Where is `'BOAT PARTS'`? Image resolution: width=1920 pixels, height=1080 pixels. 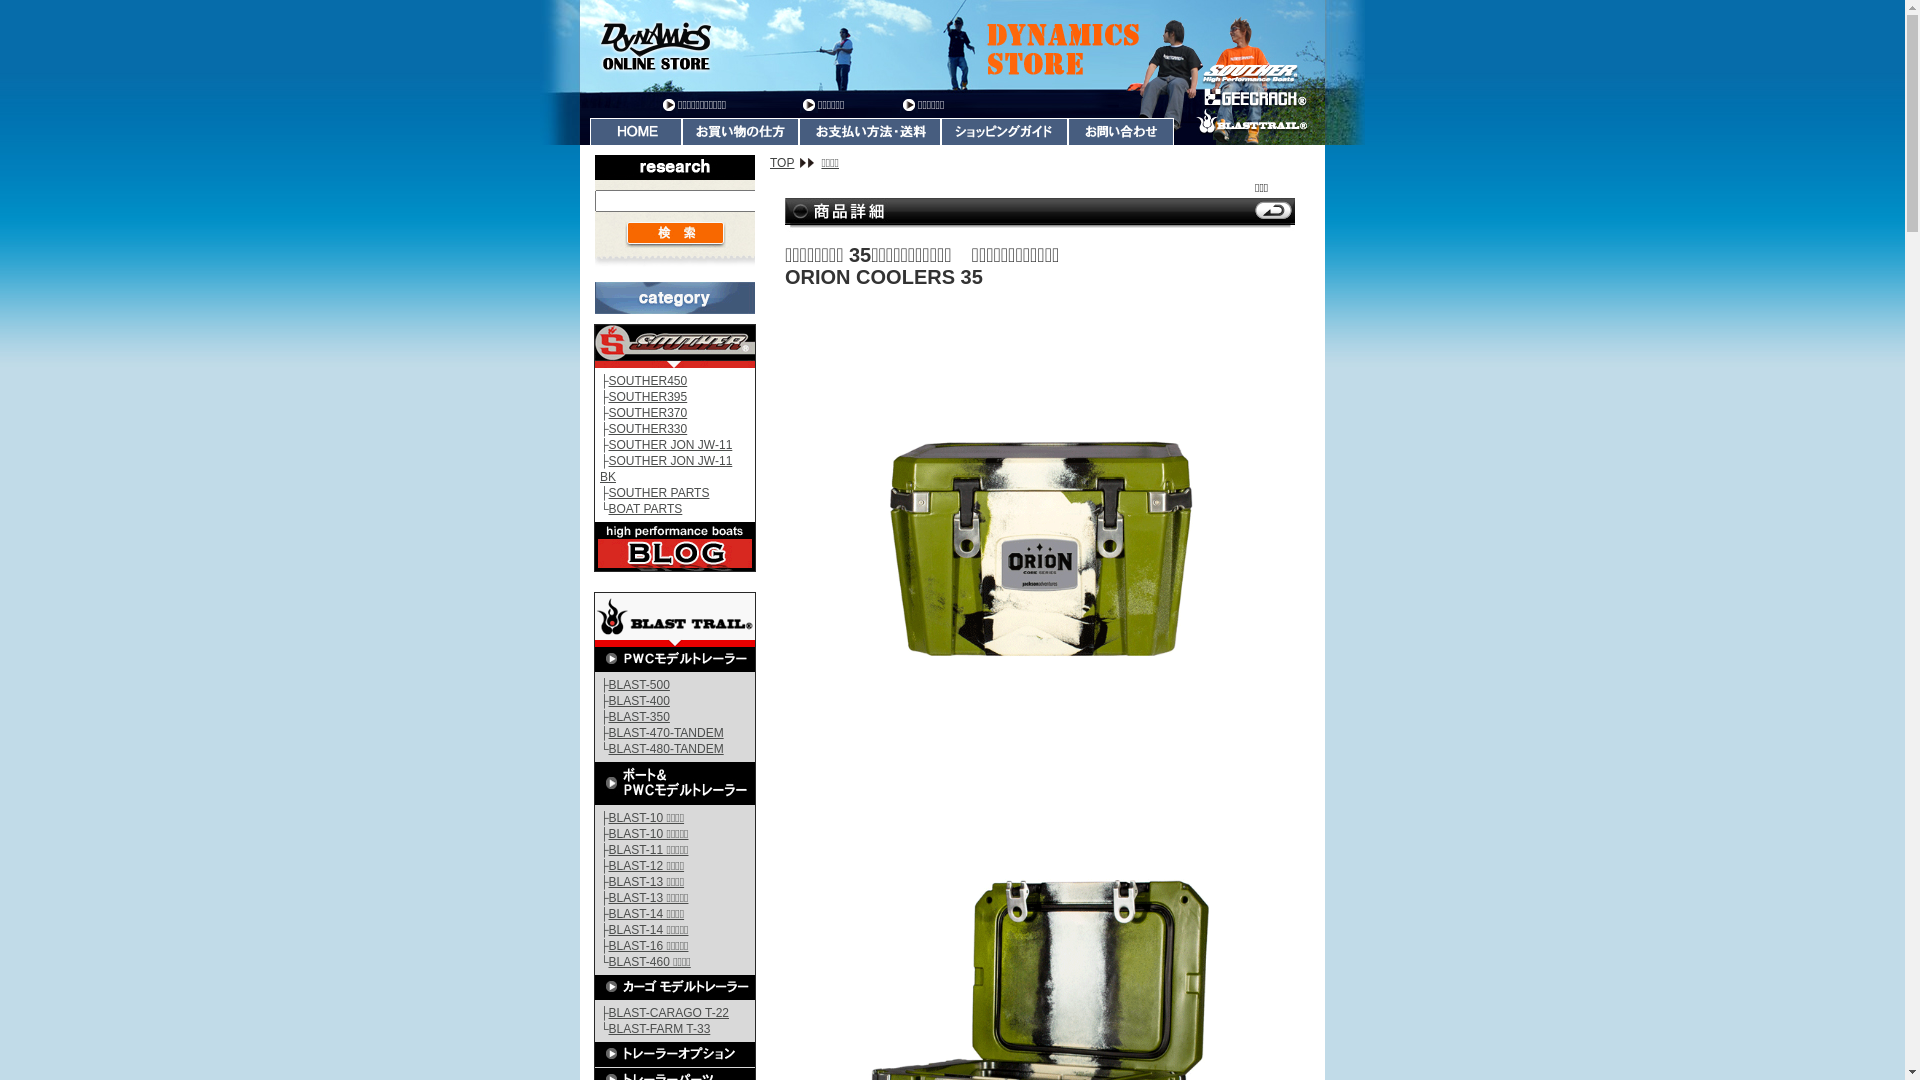
'BOAT PARTS' is located at coordinates (646, 508).